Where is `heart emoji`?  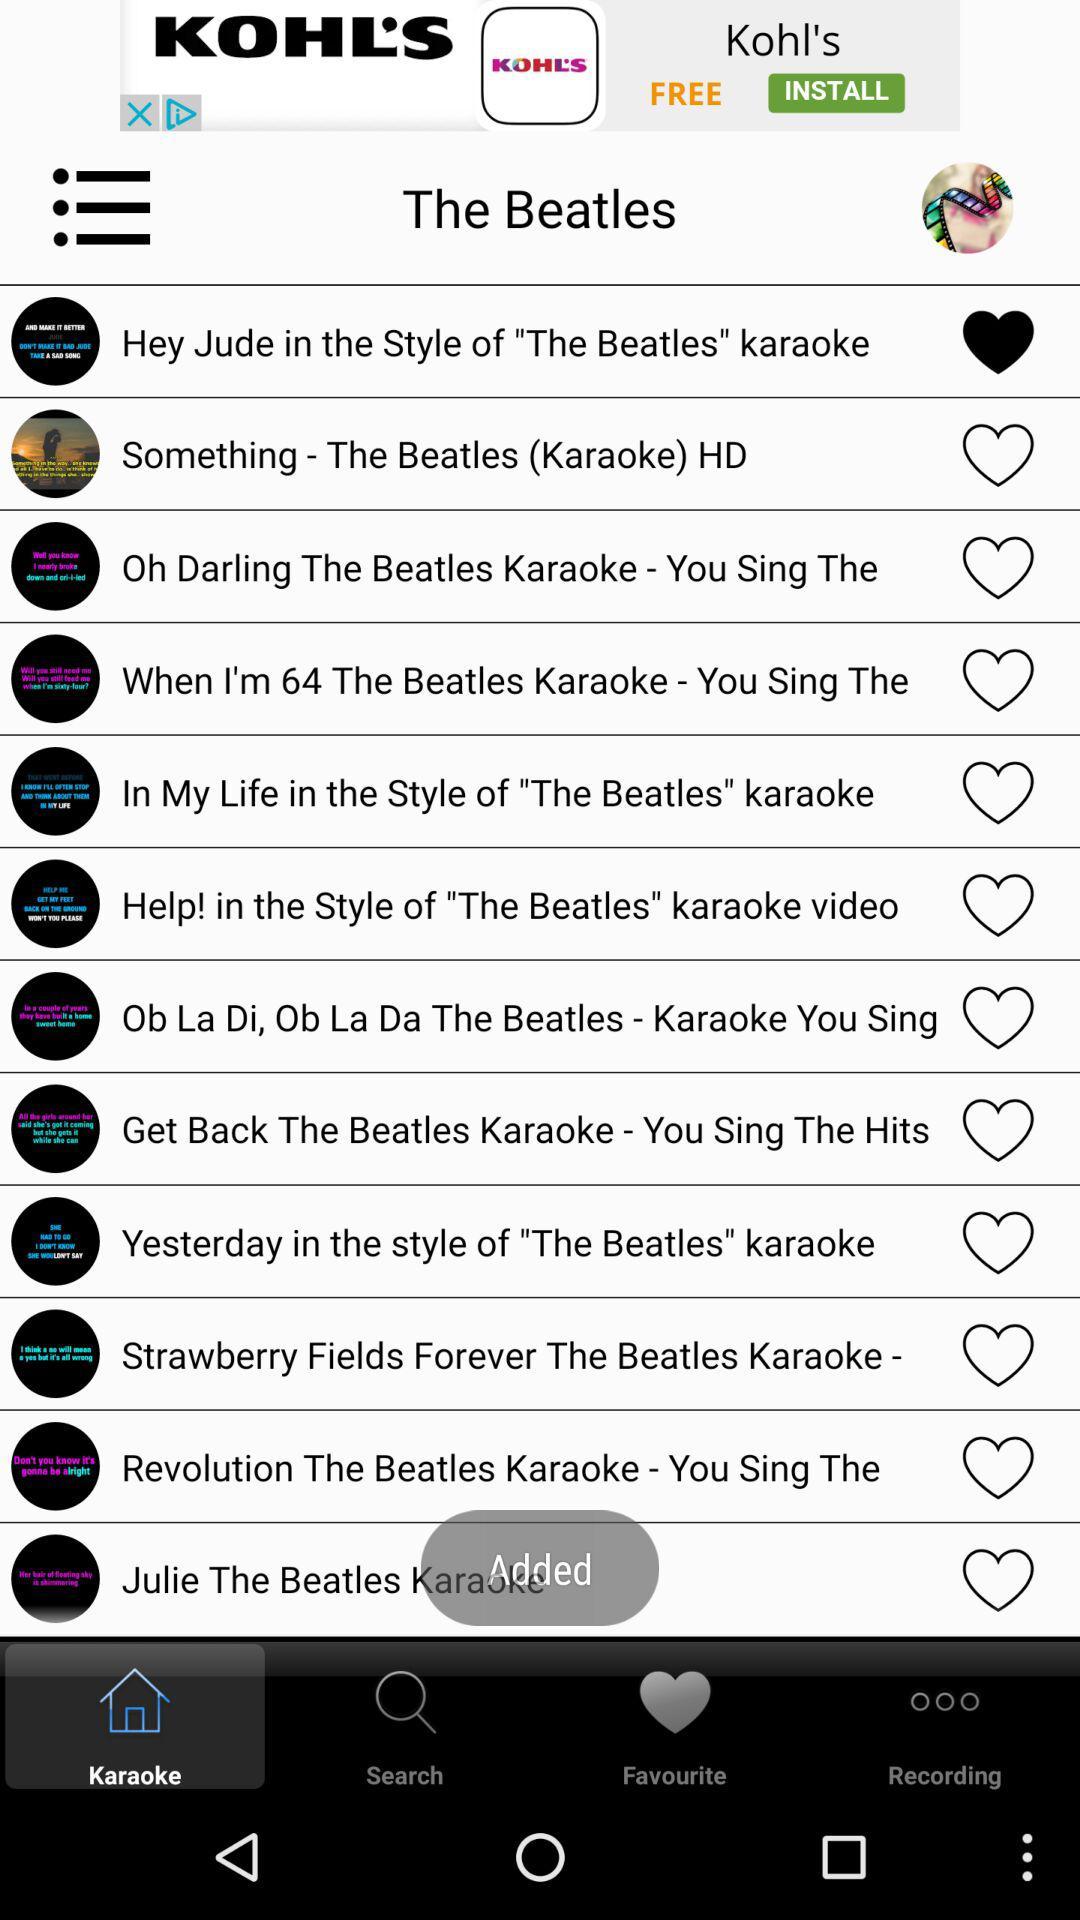
heart emoji is located at coordinates (998, 1466).